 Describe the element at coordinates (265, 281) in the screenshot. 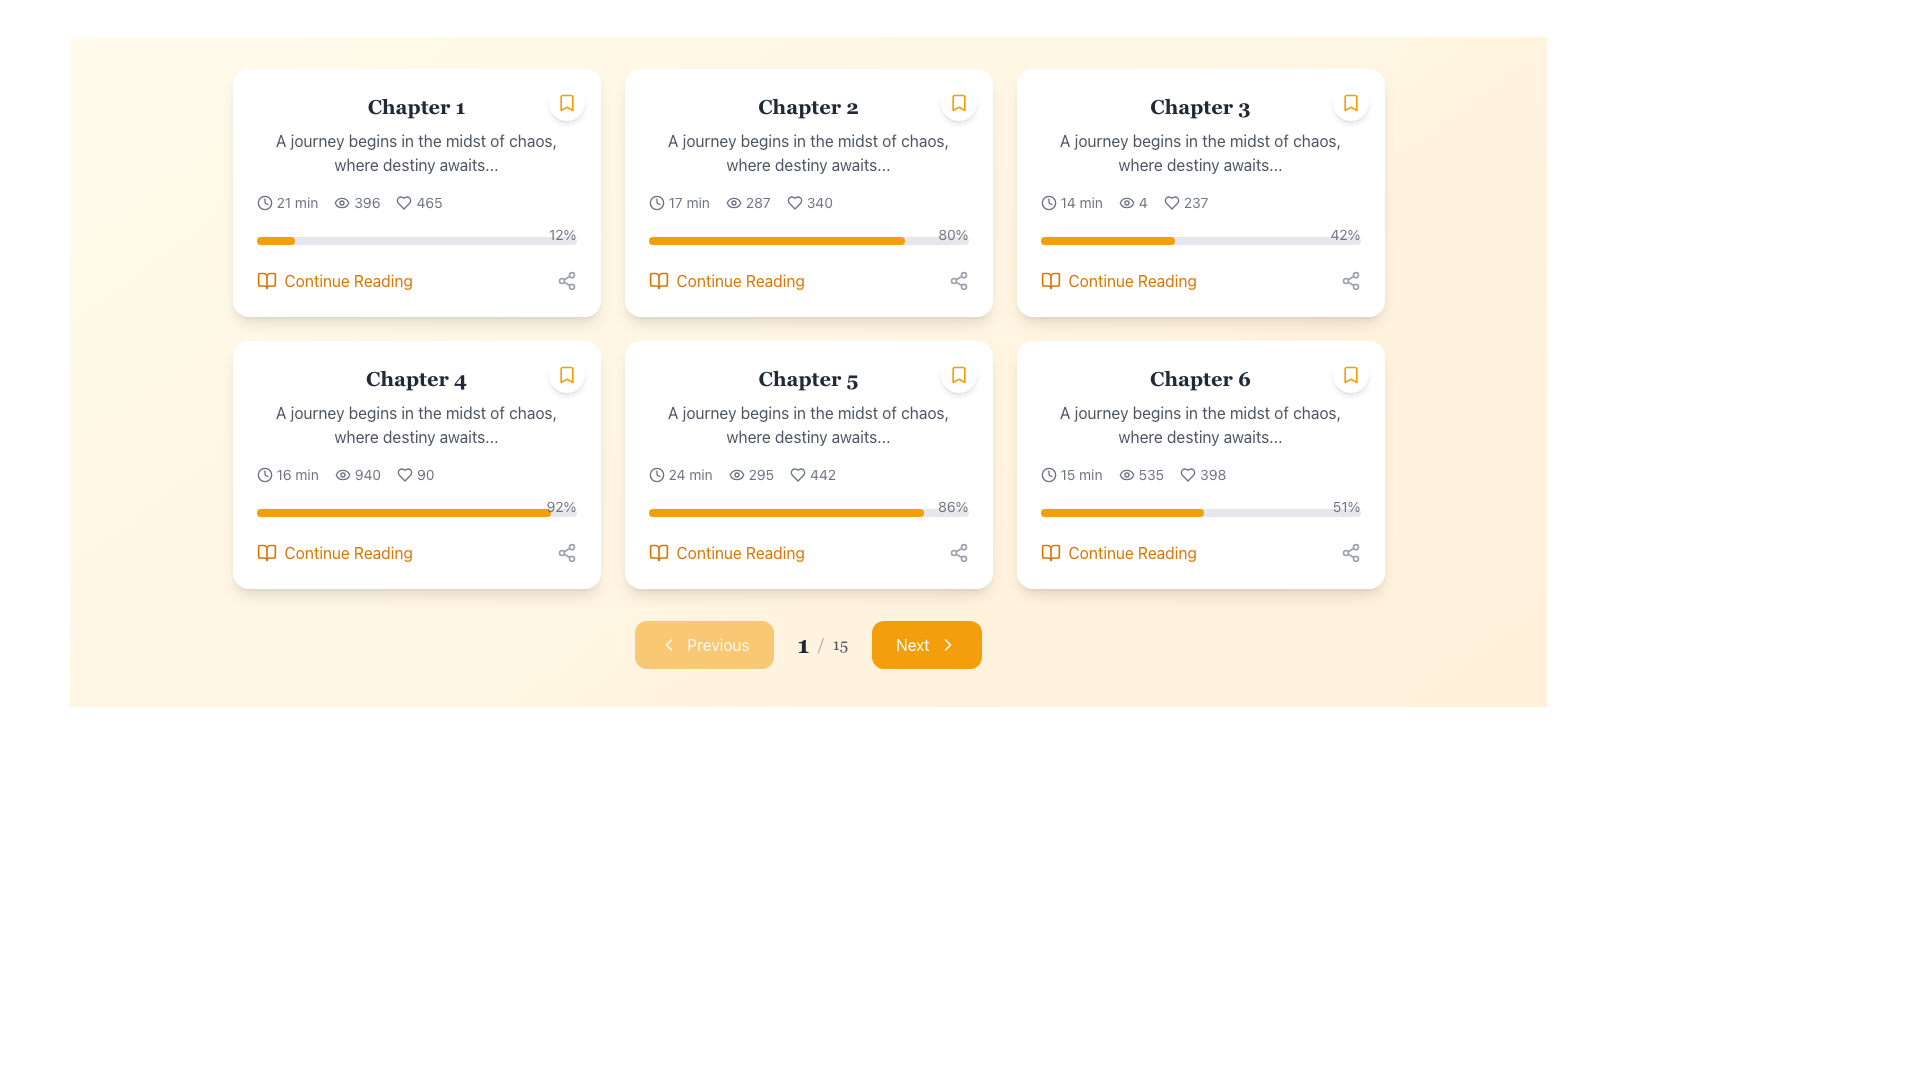

I see `the open book icon, which is styled with a thin orange outline and positioned directly to the left of the 'Continue Reading' text within the card interface for 'Chapter 1'` at that location.